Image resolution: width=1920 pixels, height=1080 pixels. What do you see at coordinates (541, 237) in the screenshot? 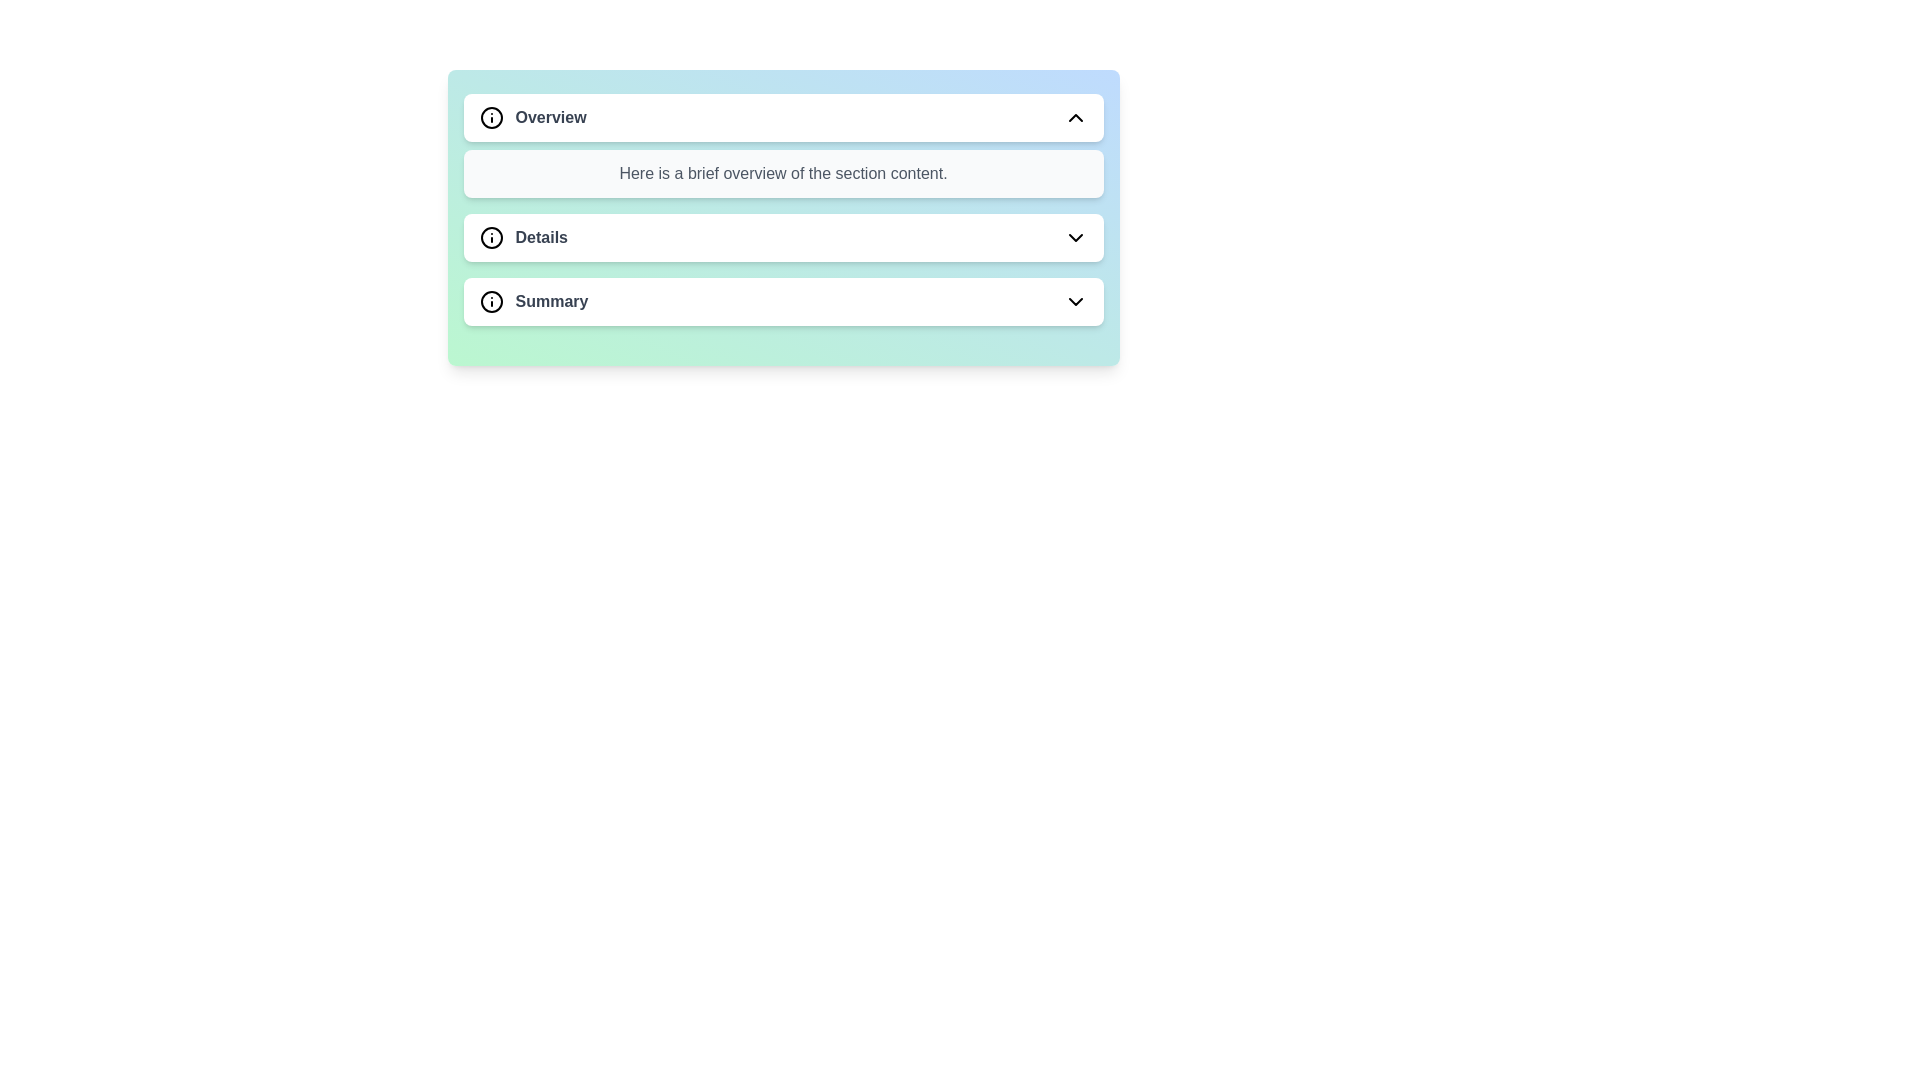
I see `text label 'Details' which is styled in bold gray font and is part of a minimalistic interface, located in the second section of a vertically stacked group labeled 'Overview,' 'Details,' and 'Summary.'` at bounding box center [541, 237].